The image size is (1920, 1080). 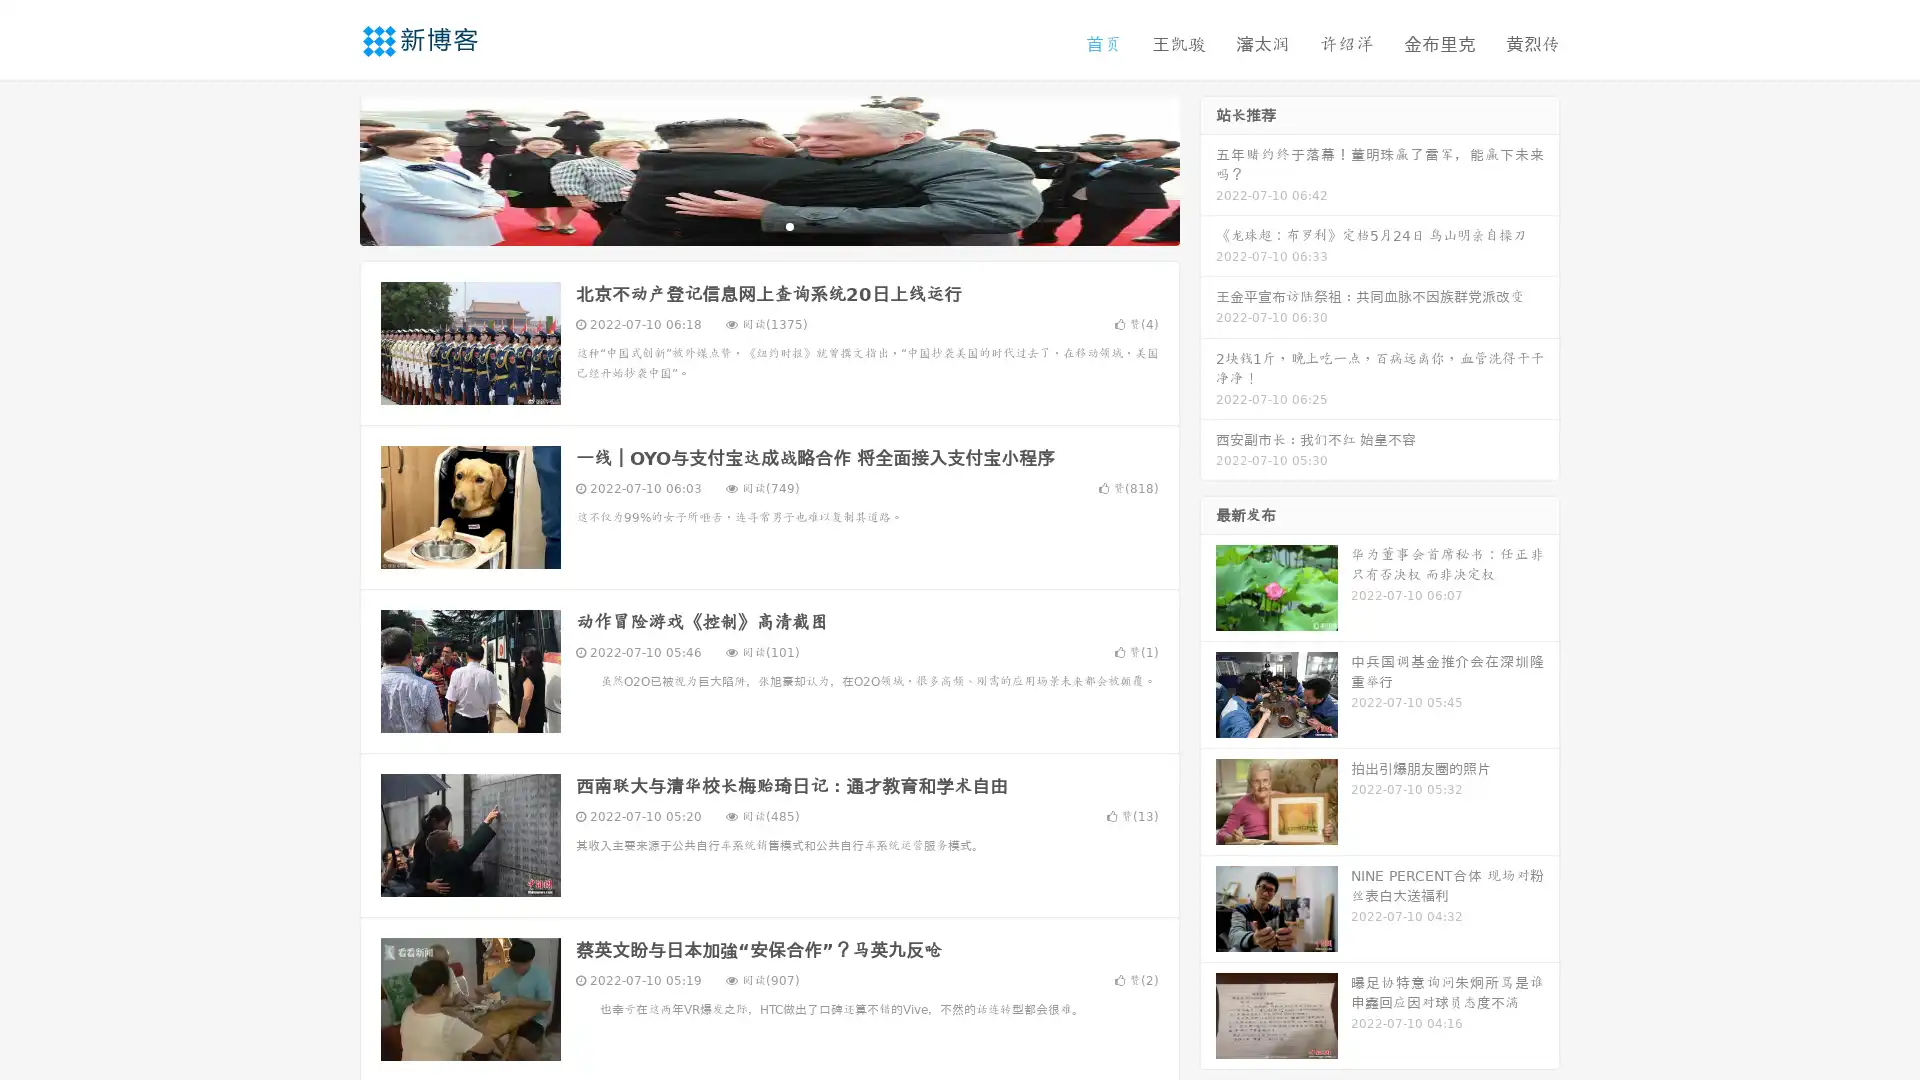 I want to click on Go to slide 3, so click(x=789, y=225).